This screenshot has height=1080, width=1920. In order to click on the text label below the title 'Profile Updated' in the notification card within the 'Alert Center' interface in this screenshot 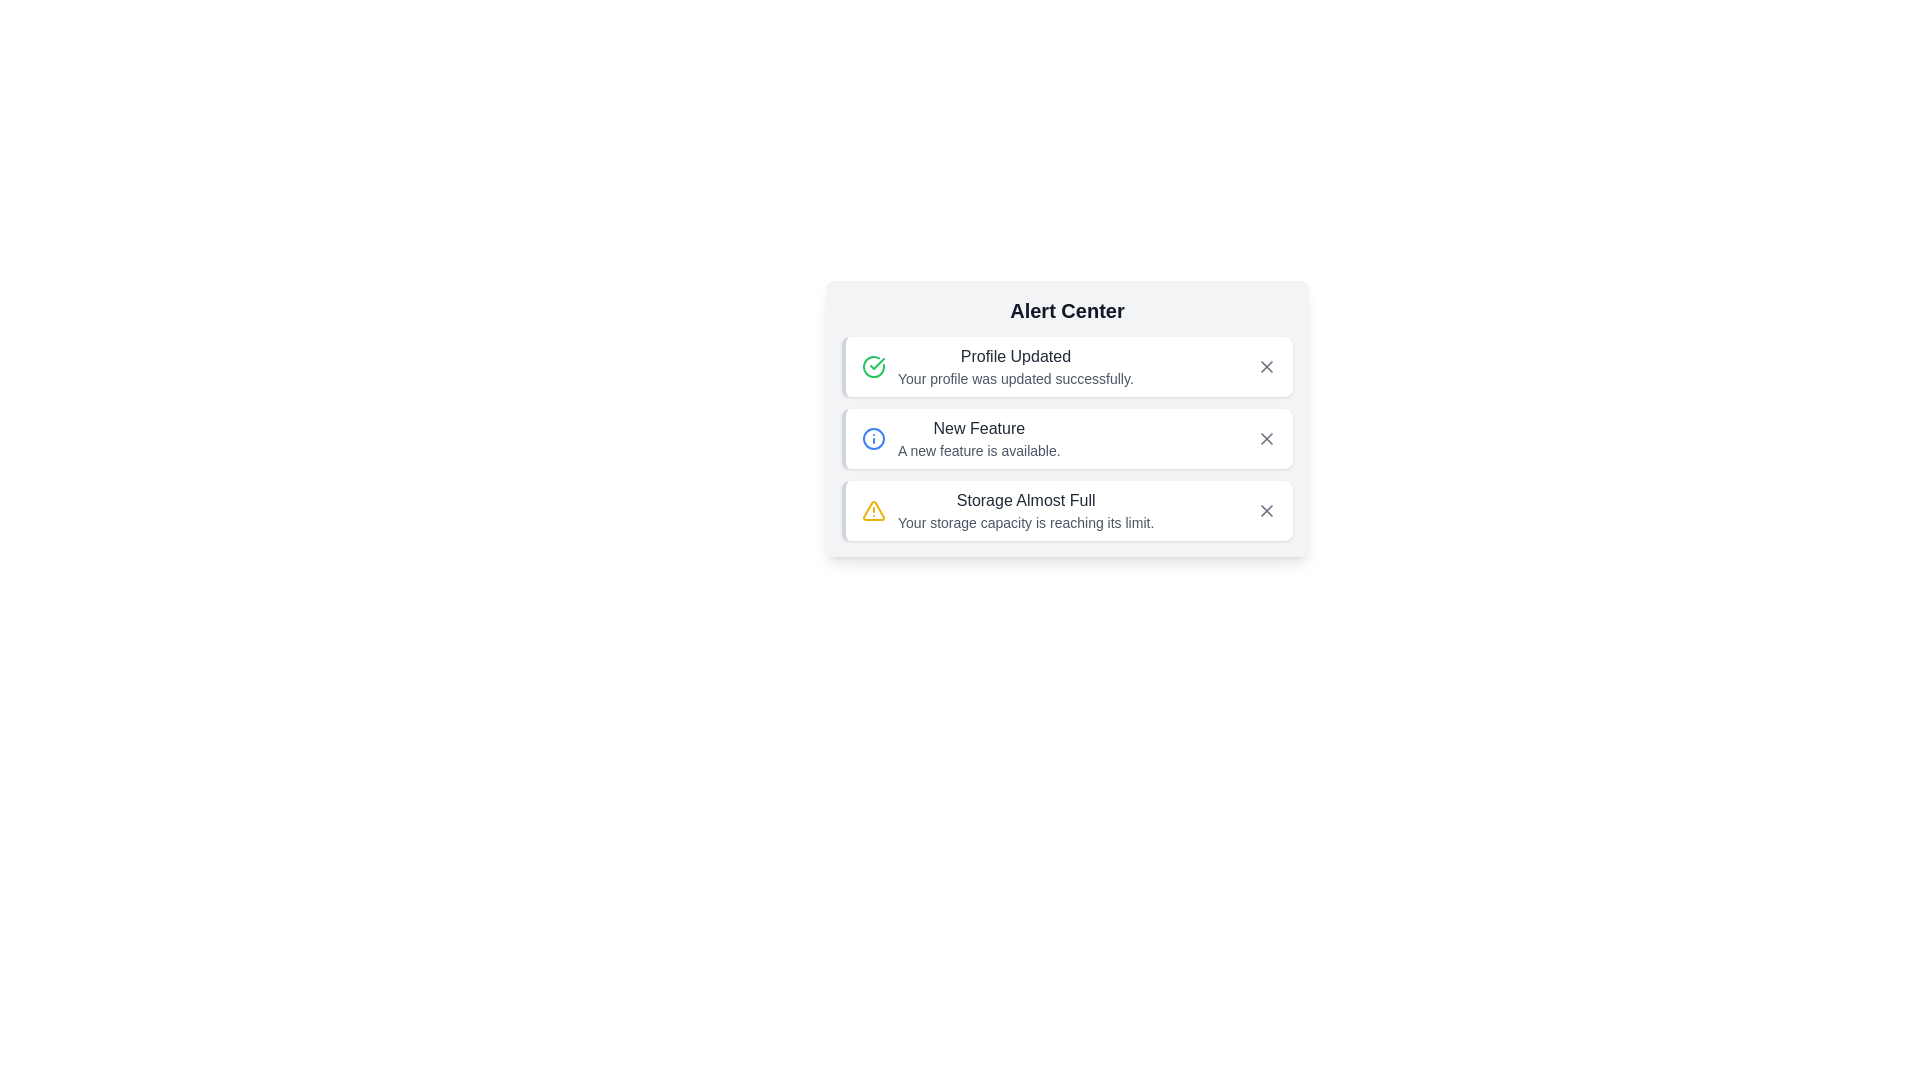, I will do `click(1015, 378)`.